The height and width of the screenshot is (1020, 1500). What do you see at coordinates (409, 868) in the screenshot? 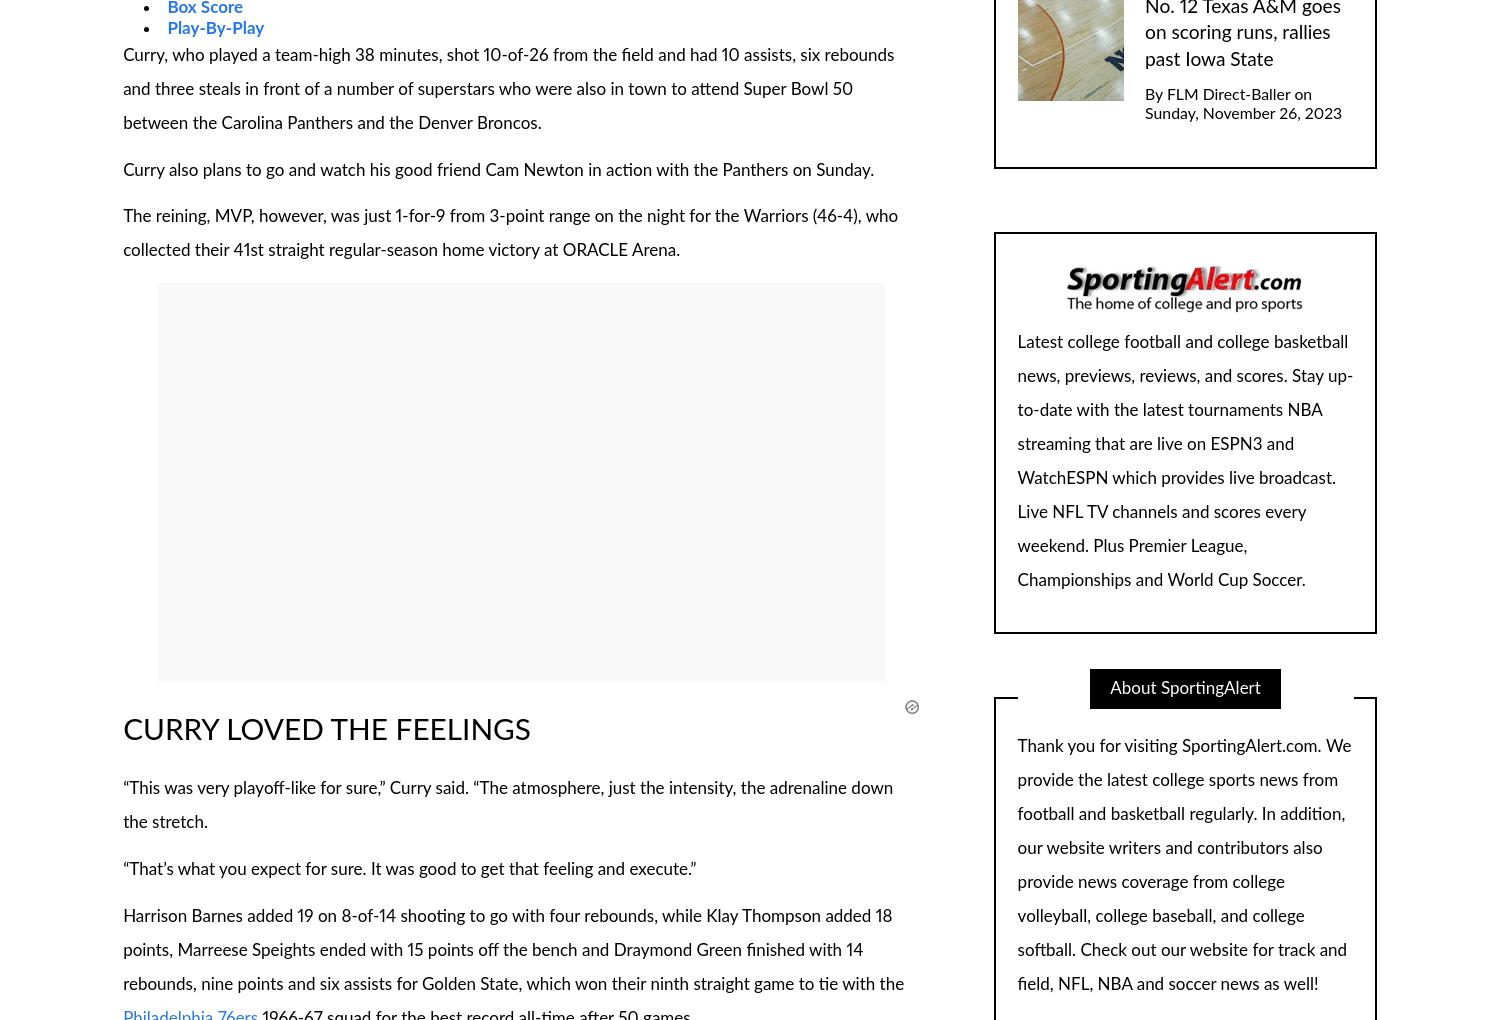
I see `'“That’s what you expect for sure. It was good to get that feeling and execute.”'` at bounding box center [409, 868].